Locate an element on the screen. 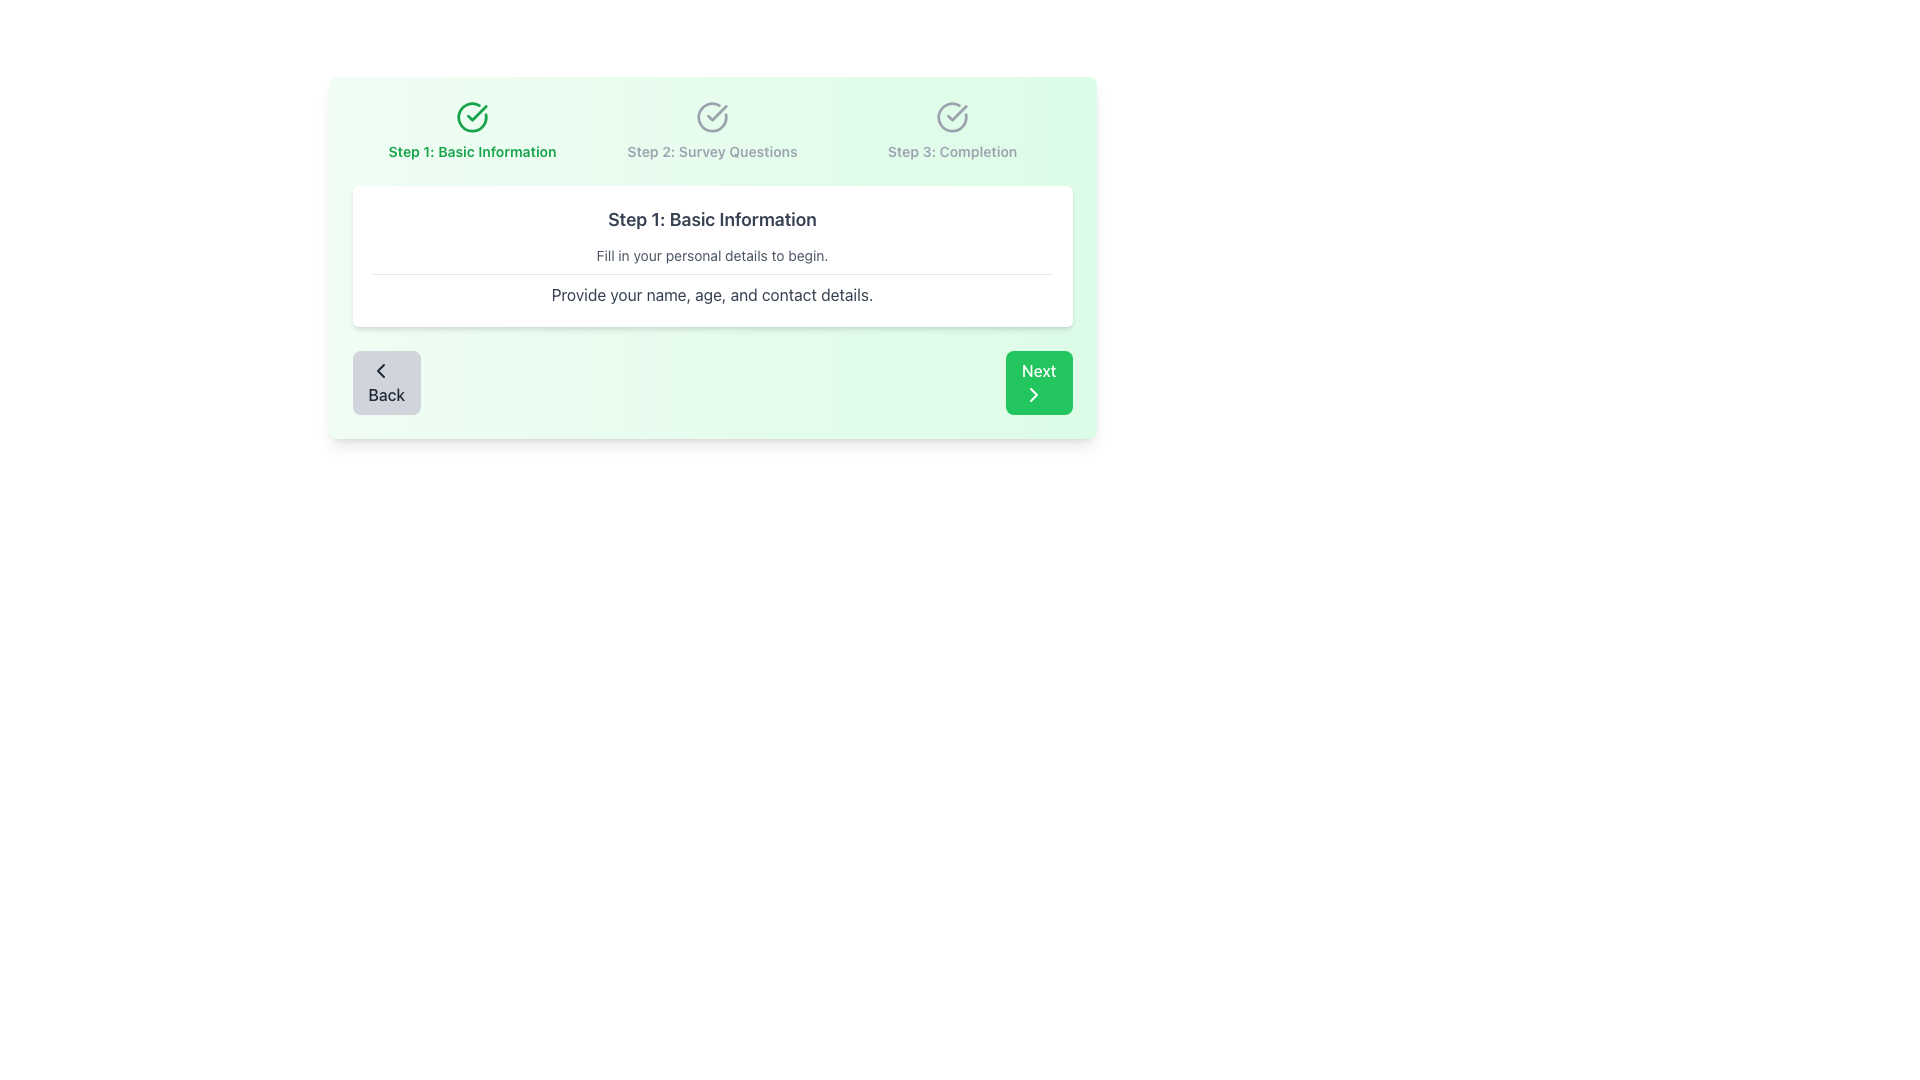  instructions displayed in the text element that says 'Provide your name, age, and contact details.' is located at coordinates (712, 290).